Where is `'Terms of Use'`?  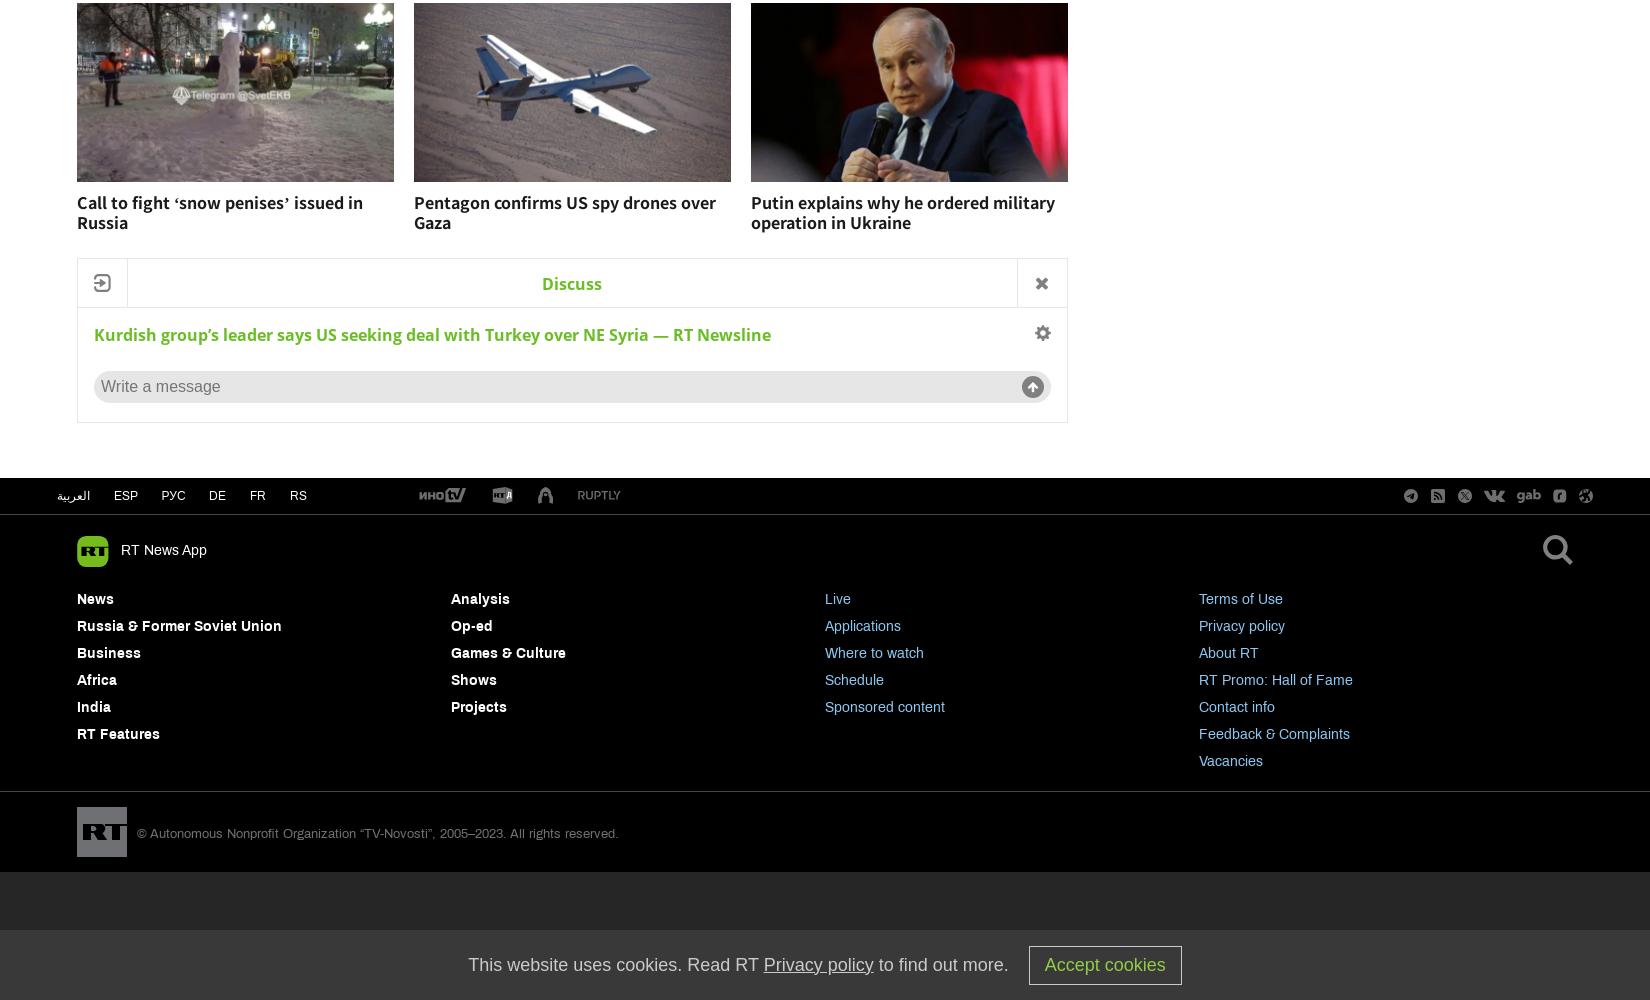
'Terms of Use' is located at coordinates (1199, 598).